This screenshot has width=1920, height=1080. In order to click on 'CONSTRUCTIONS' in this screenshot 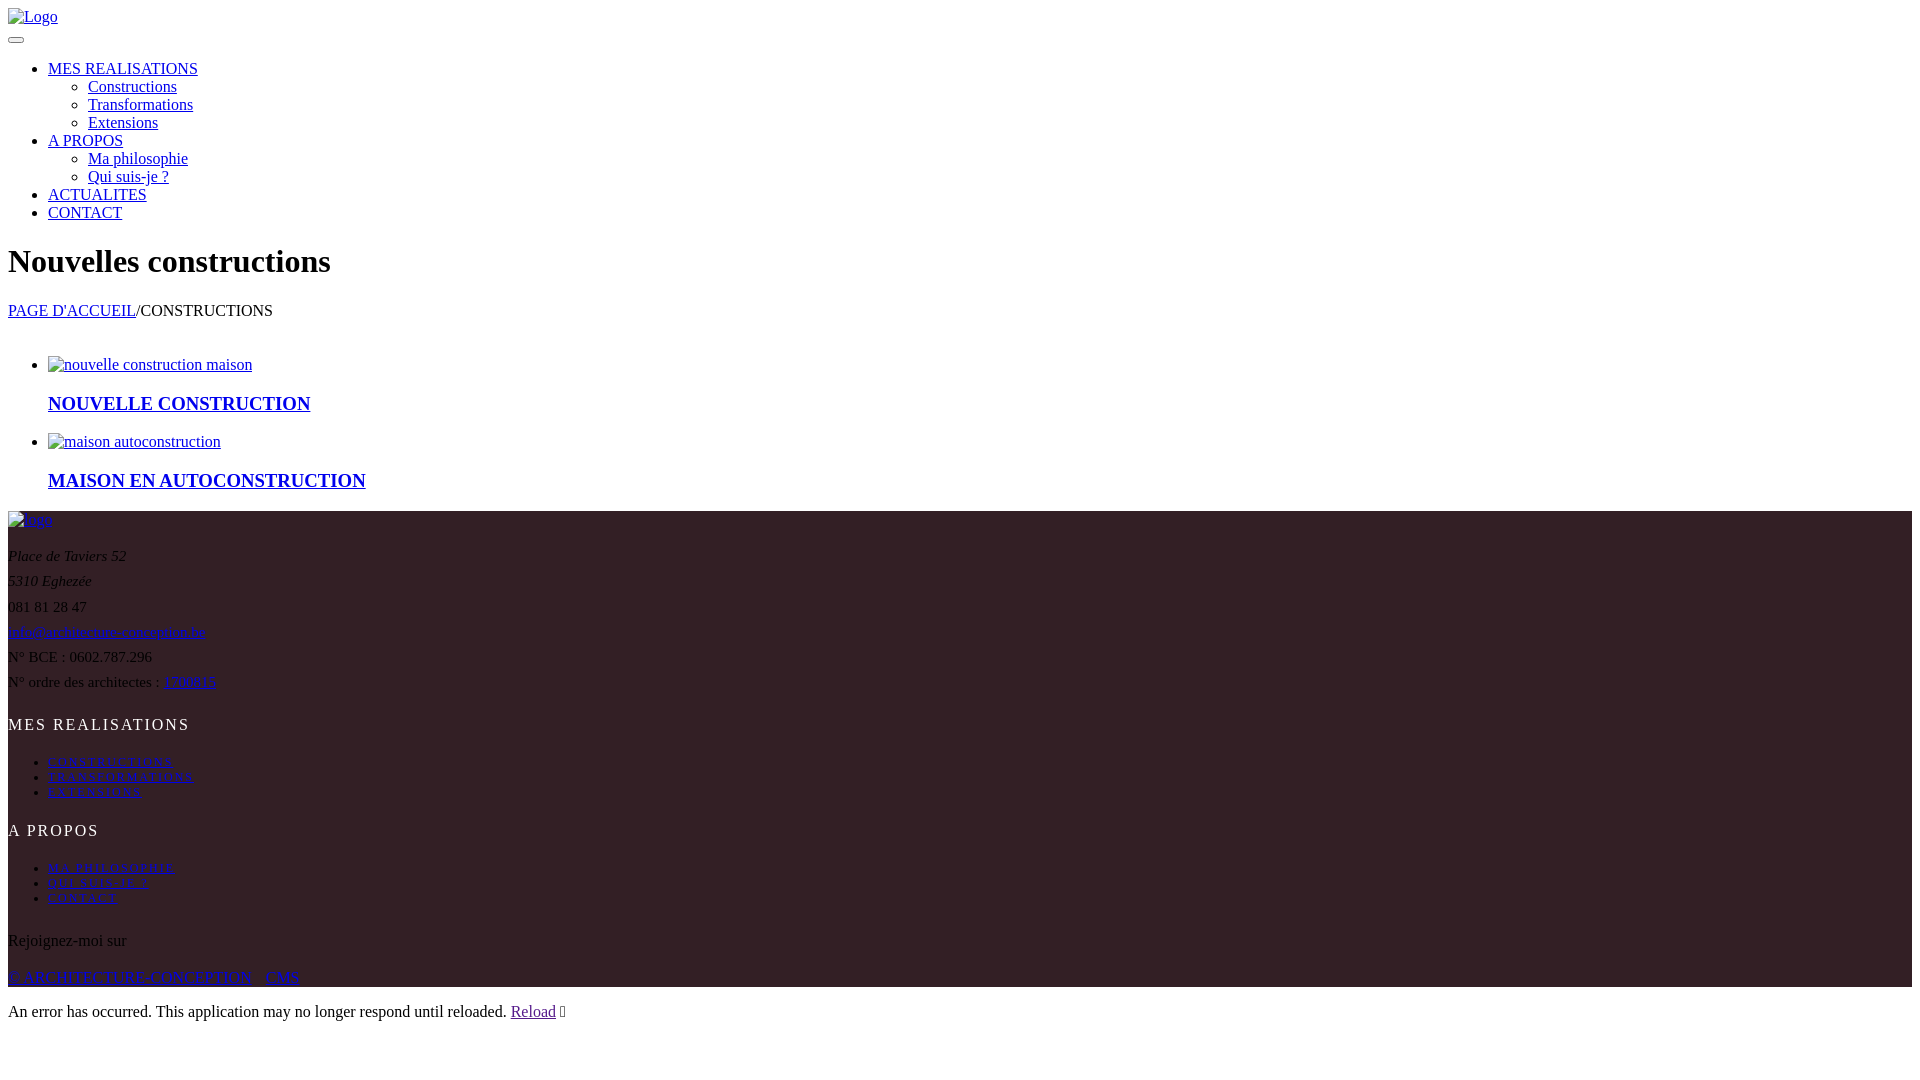, I will do `click(109, 762)`.